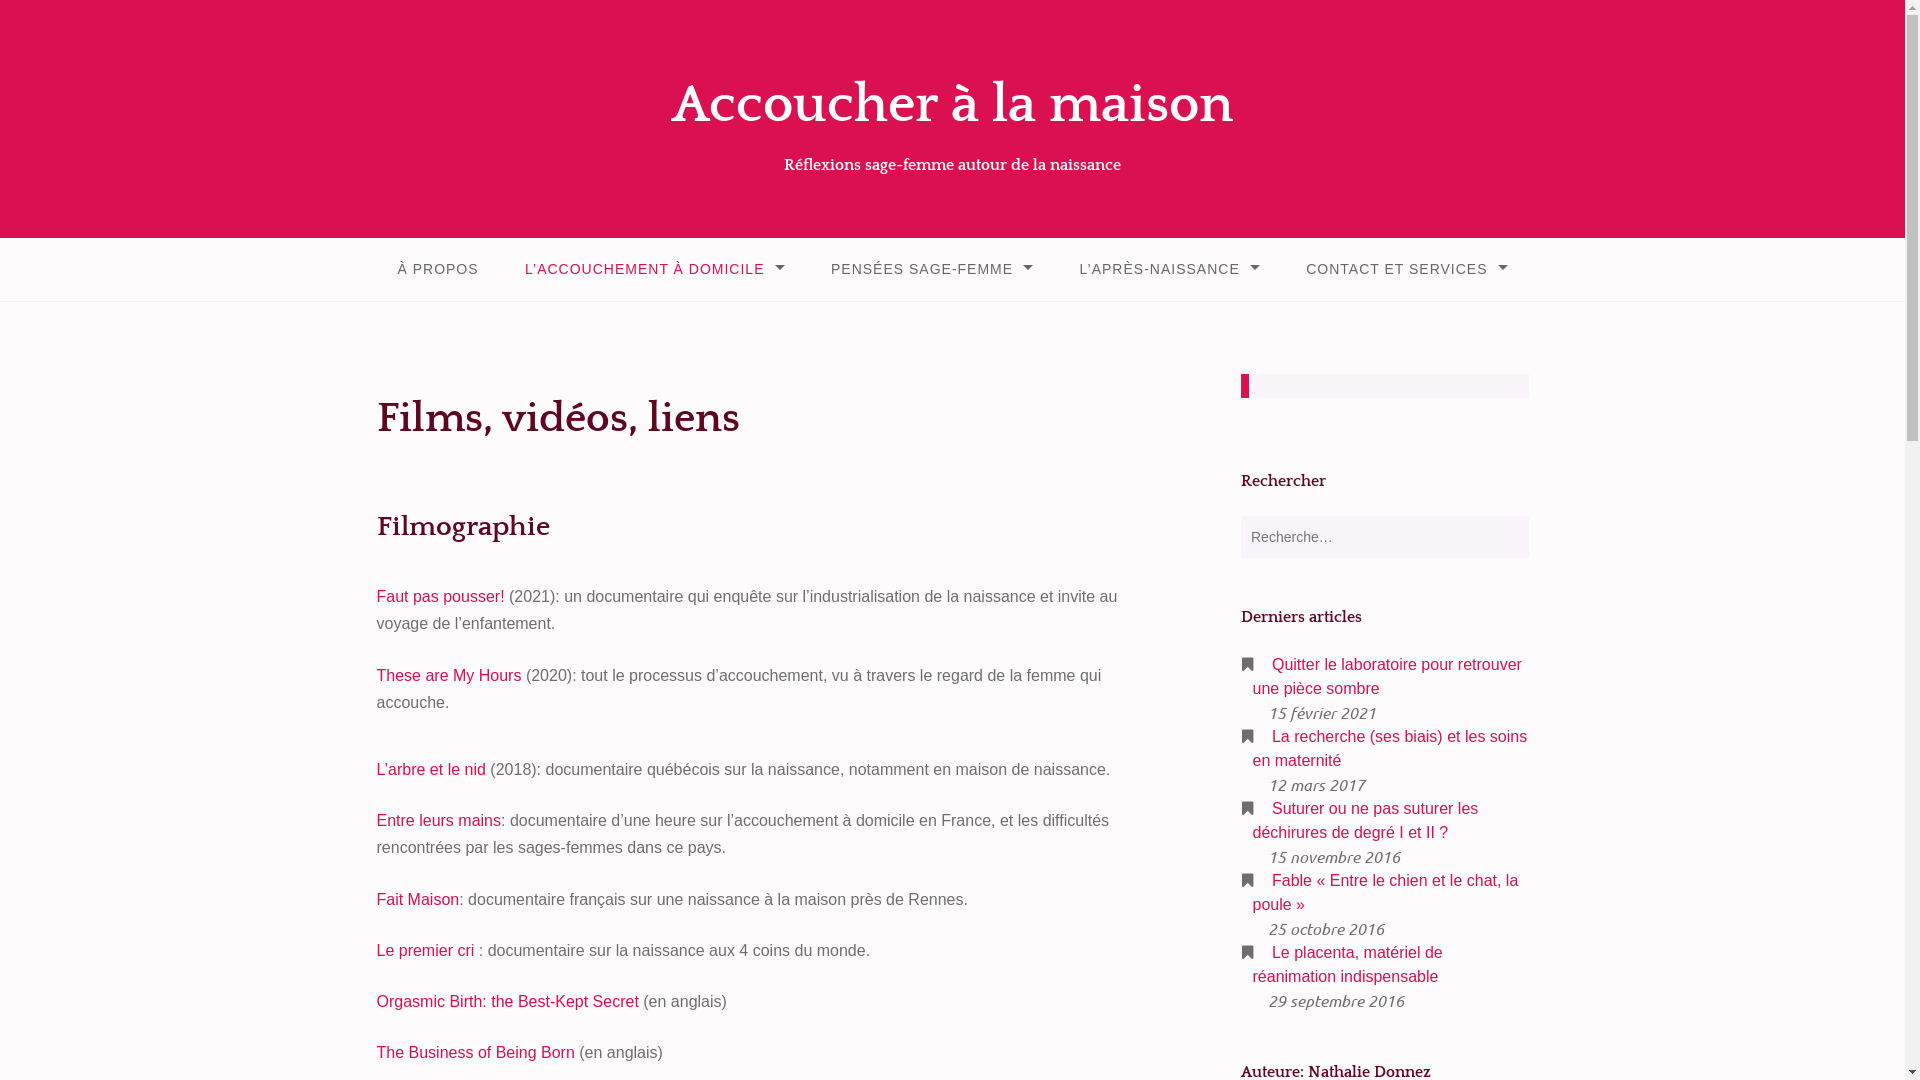  What do you see at coordinates (507, 1001) in the screenshot?
I see `'Orgasmic Birth: the Best-Kept Secret'` at bounding box center [507, 1001].